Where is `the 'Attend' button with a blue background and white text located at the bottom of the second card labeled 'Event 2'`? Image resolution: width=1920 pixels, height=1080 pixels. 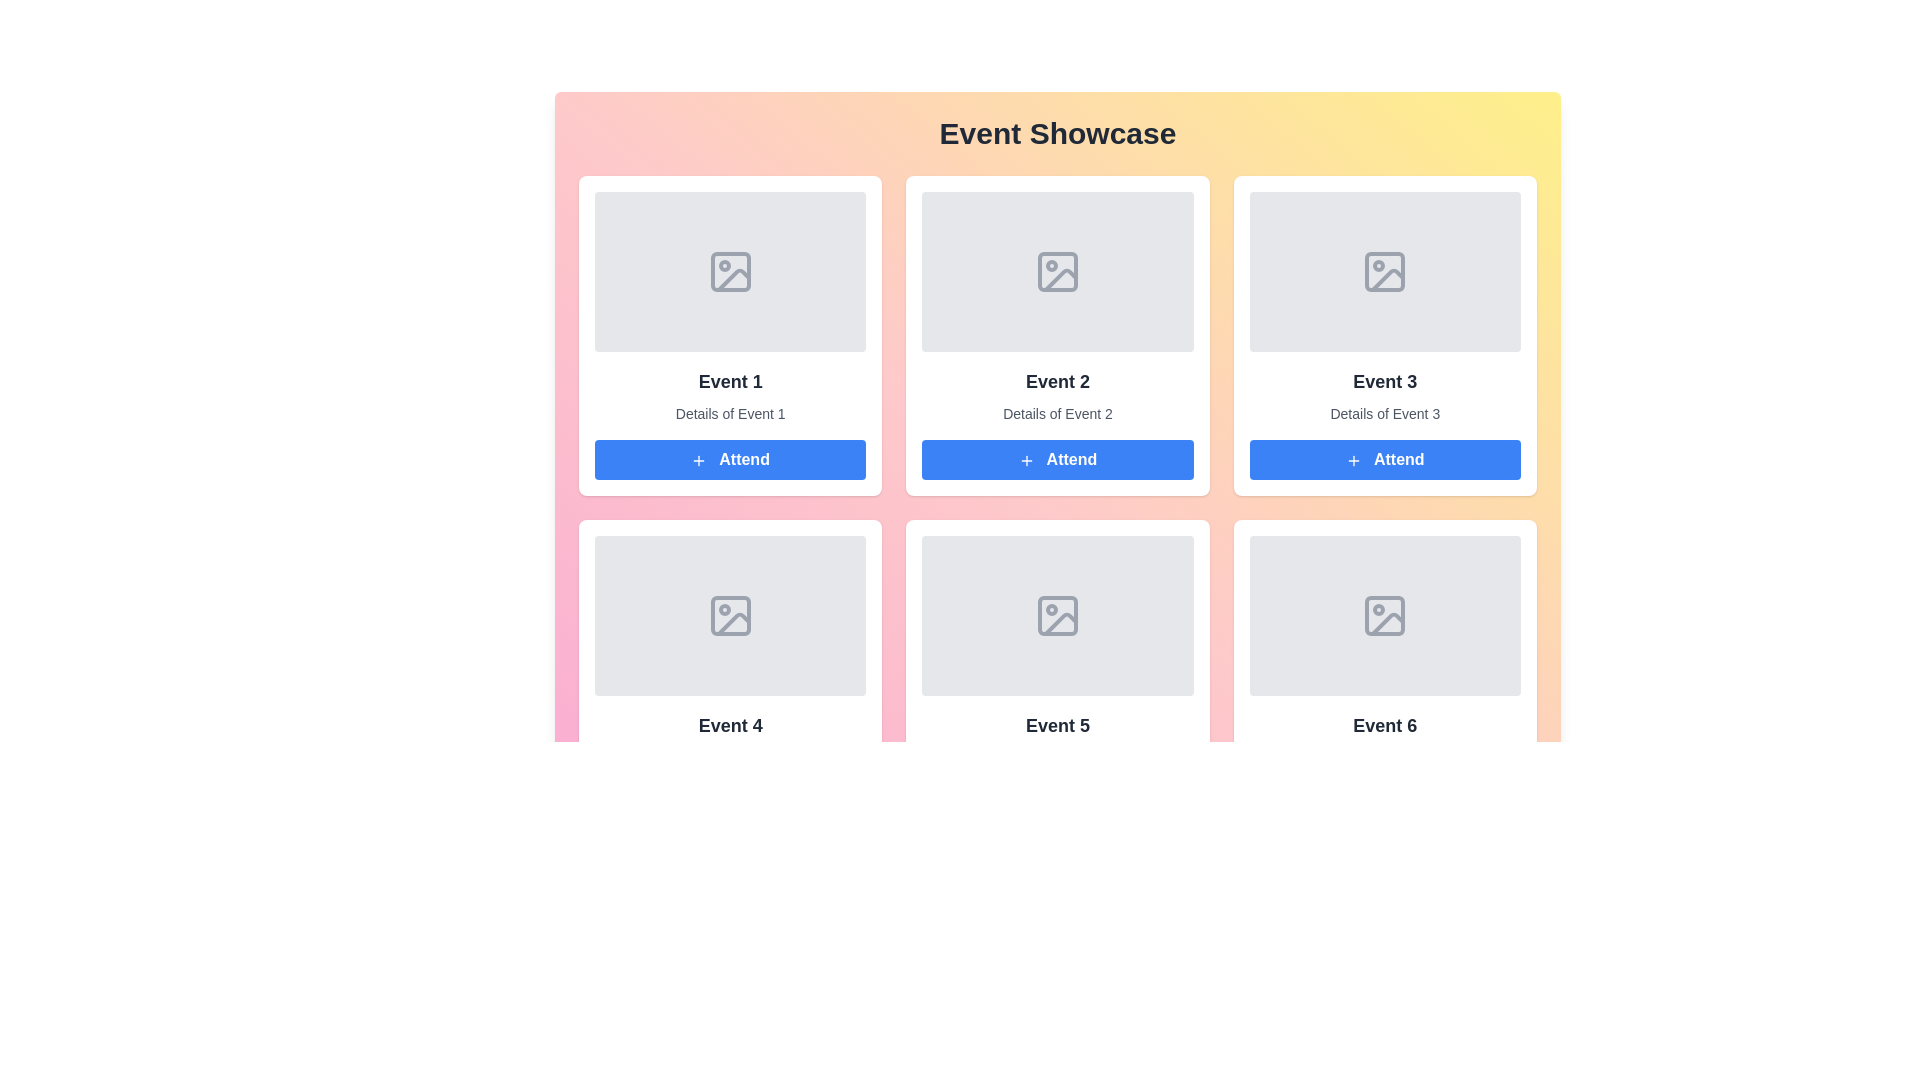 the 'Attend' button with a blue background and white text located at the bottom of the second card labeled 'Event 2' is located at coordinates (1056, 459).